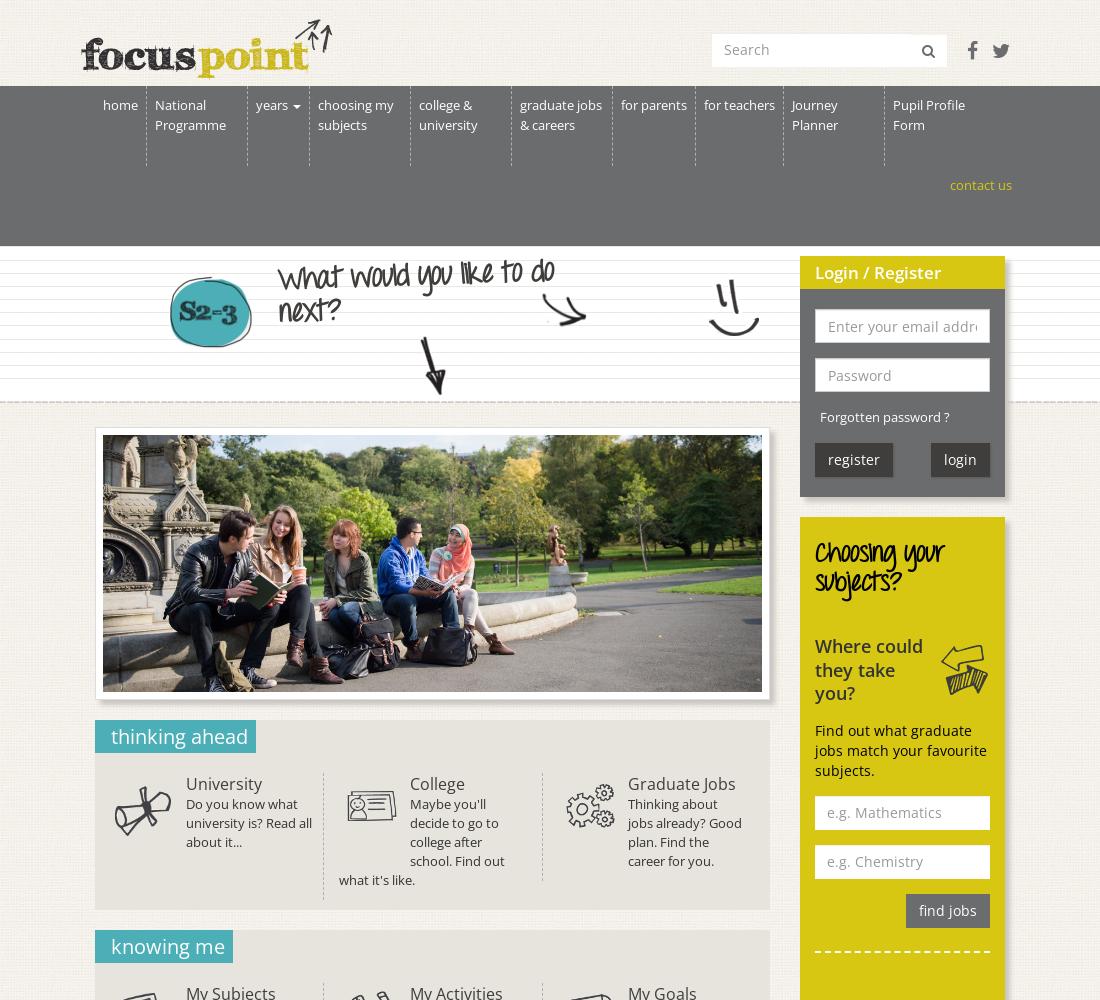 This screenshot has width=1100, height=1000. Describe the element at coordinates (738, 104) in the screenshot. I see `'for teachers'` at that location.